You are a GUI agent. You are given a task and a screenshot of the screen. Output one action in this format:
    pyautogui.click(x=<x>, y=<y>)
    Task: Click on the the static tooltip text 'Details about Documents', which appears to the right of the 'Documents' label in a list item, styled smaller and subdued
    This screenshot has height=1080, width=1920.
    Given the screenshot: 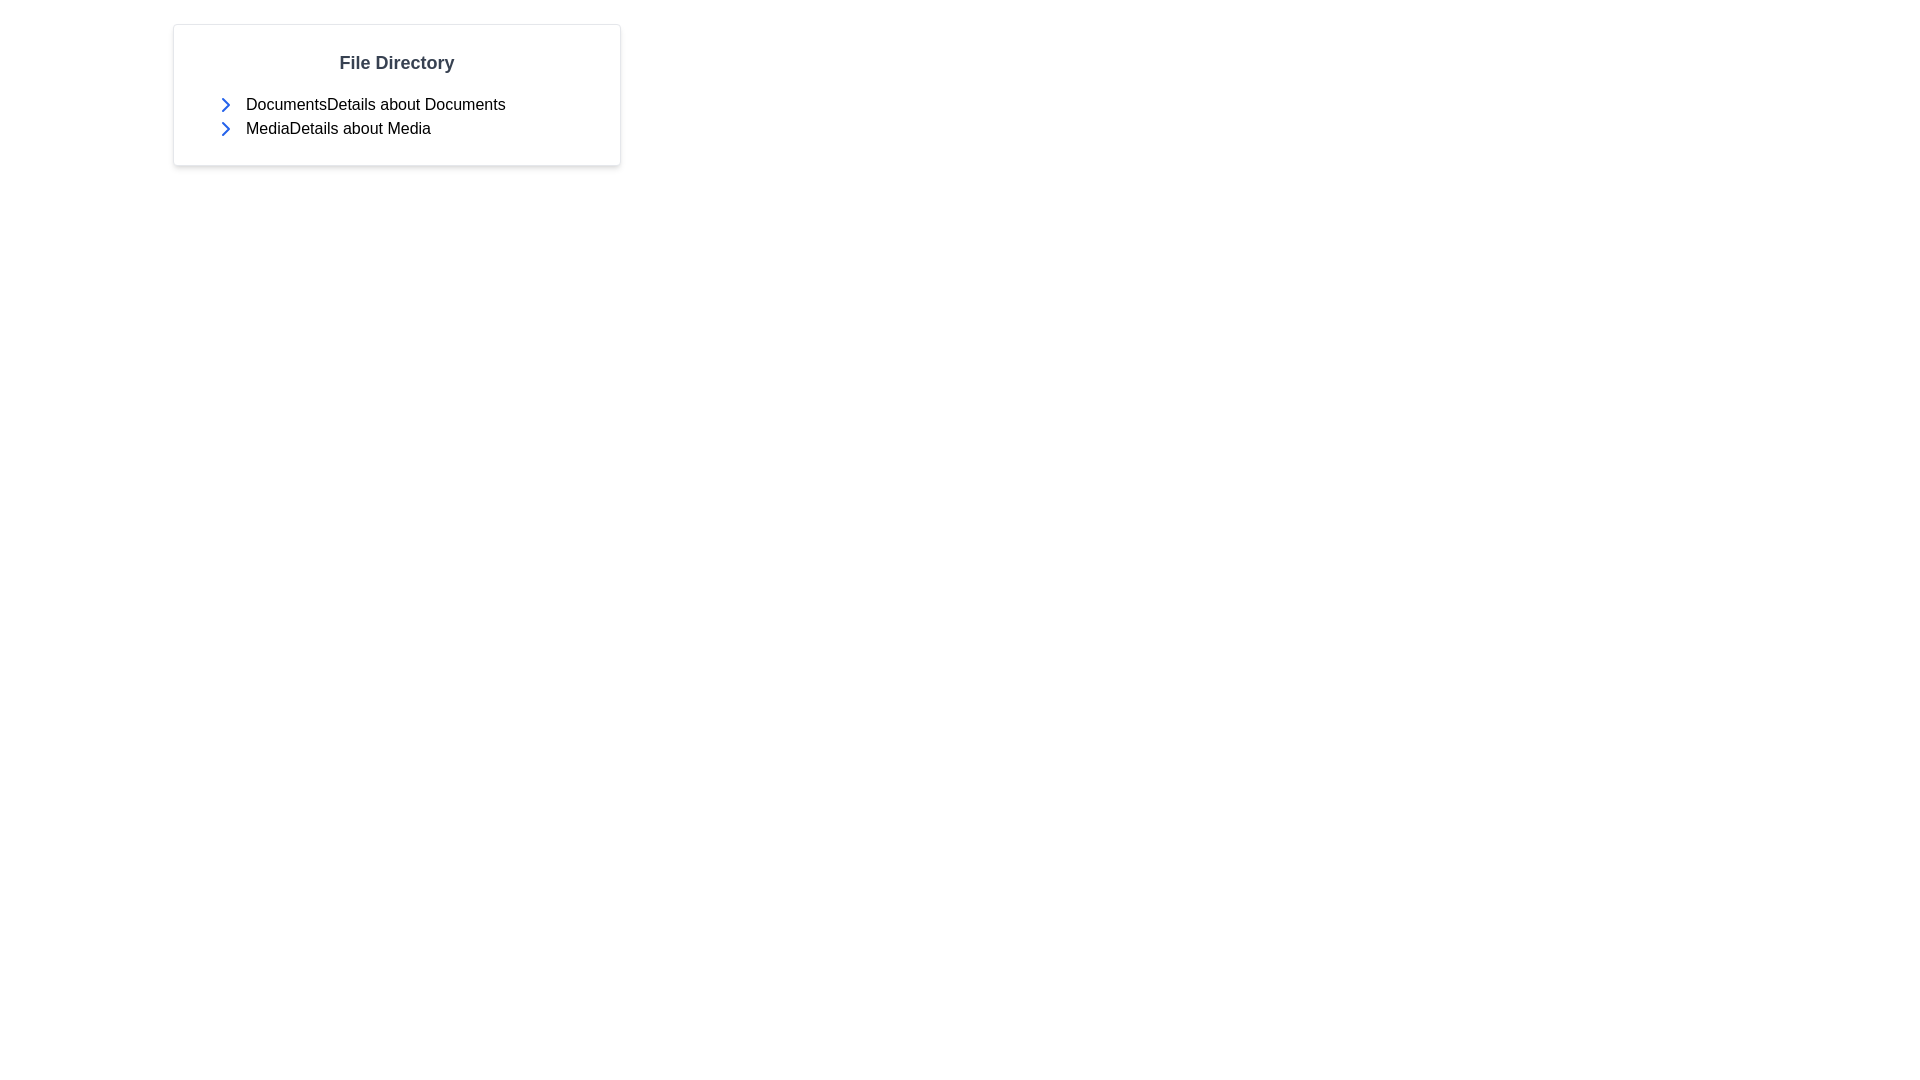 What is the action you would take?
    pyautogui.click(x=415, y=104)
    